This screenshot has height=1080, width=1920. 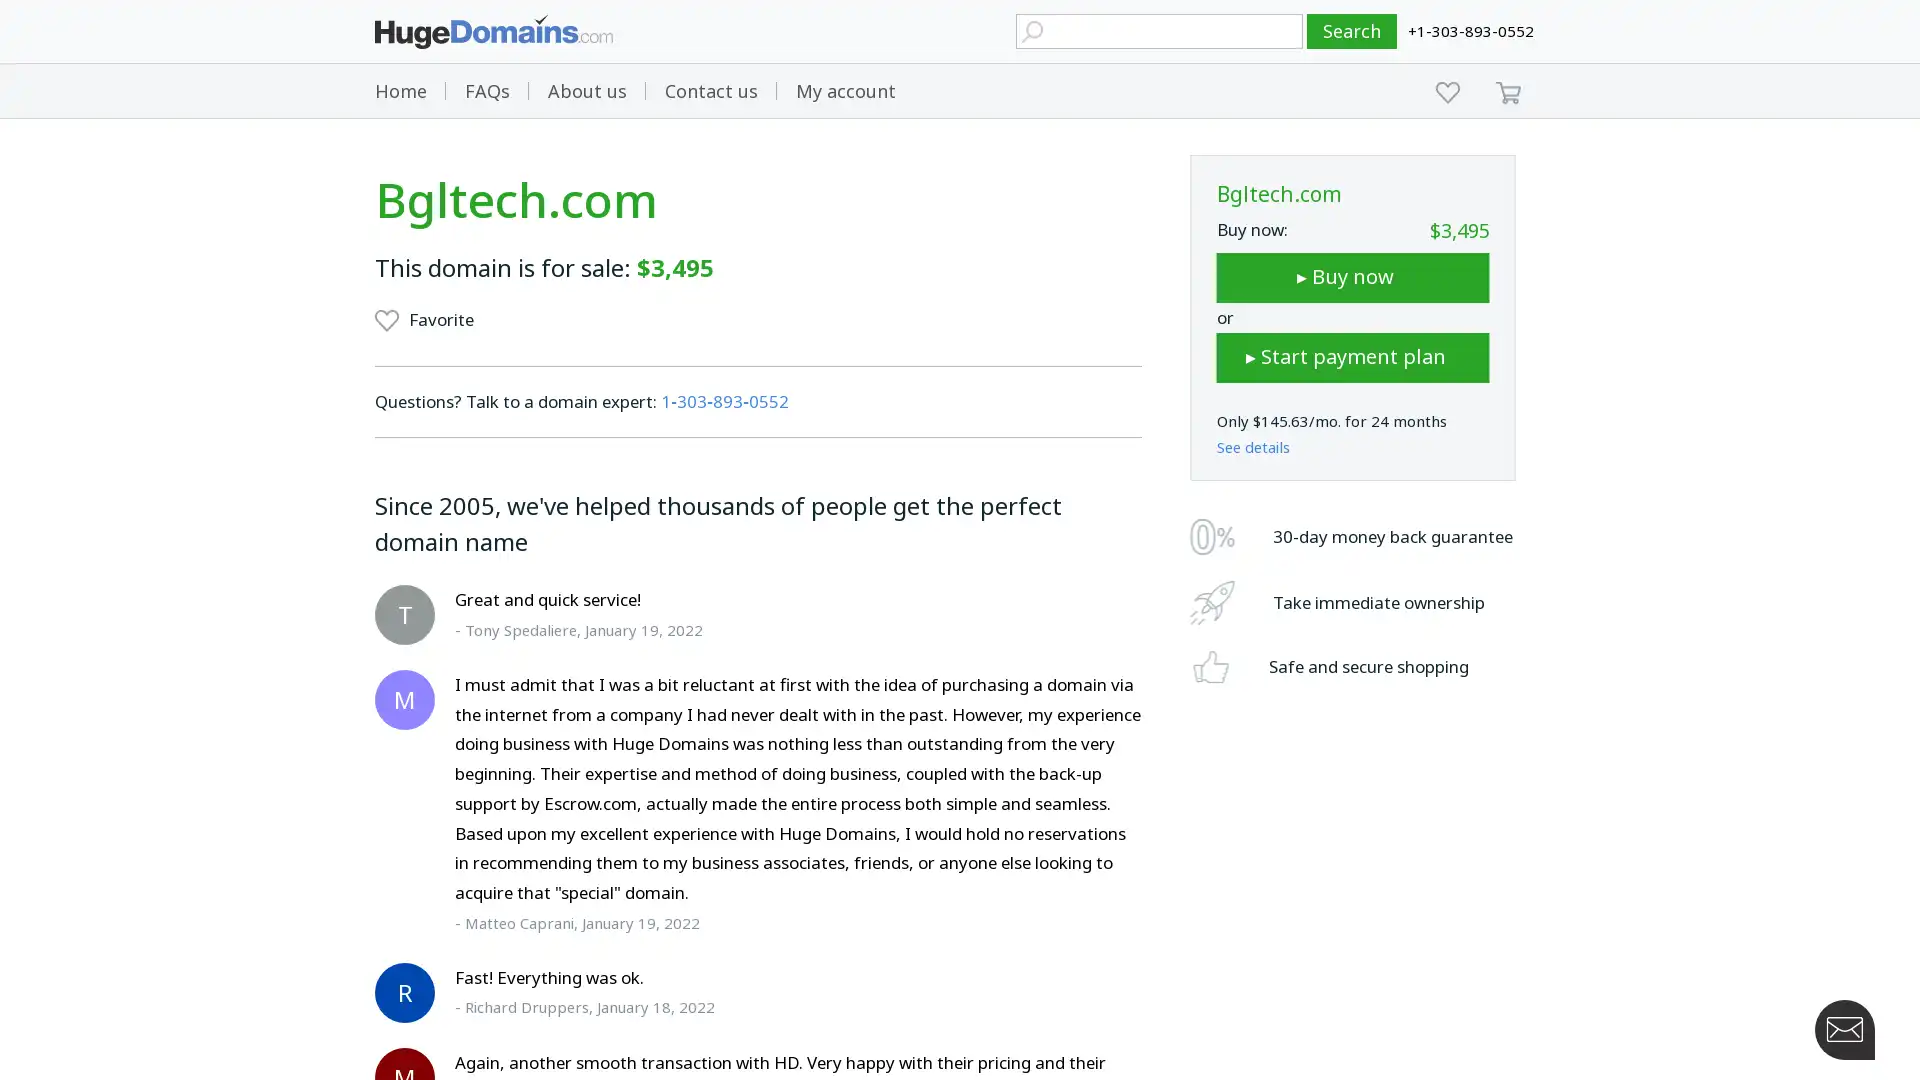 What do you see at coordinates (1352, 31) in the screenshot?
I see `Search` at bounding box center [1352, 31].